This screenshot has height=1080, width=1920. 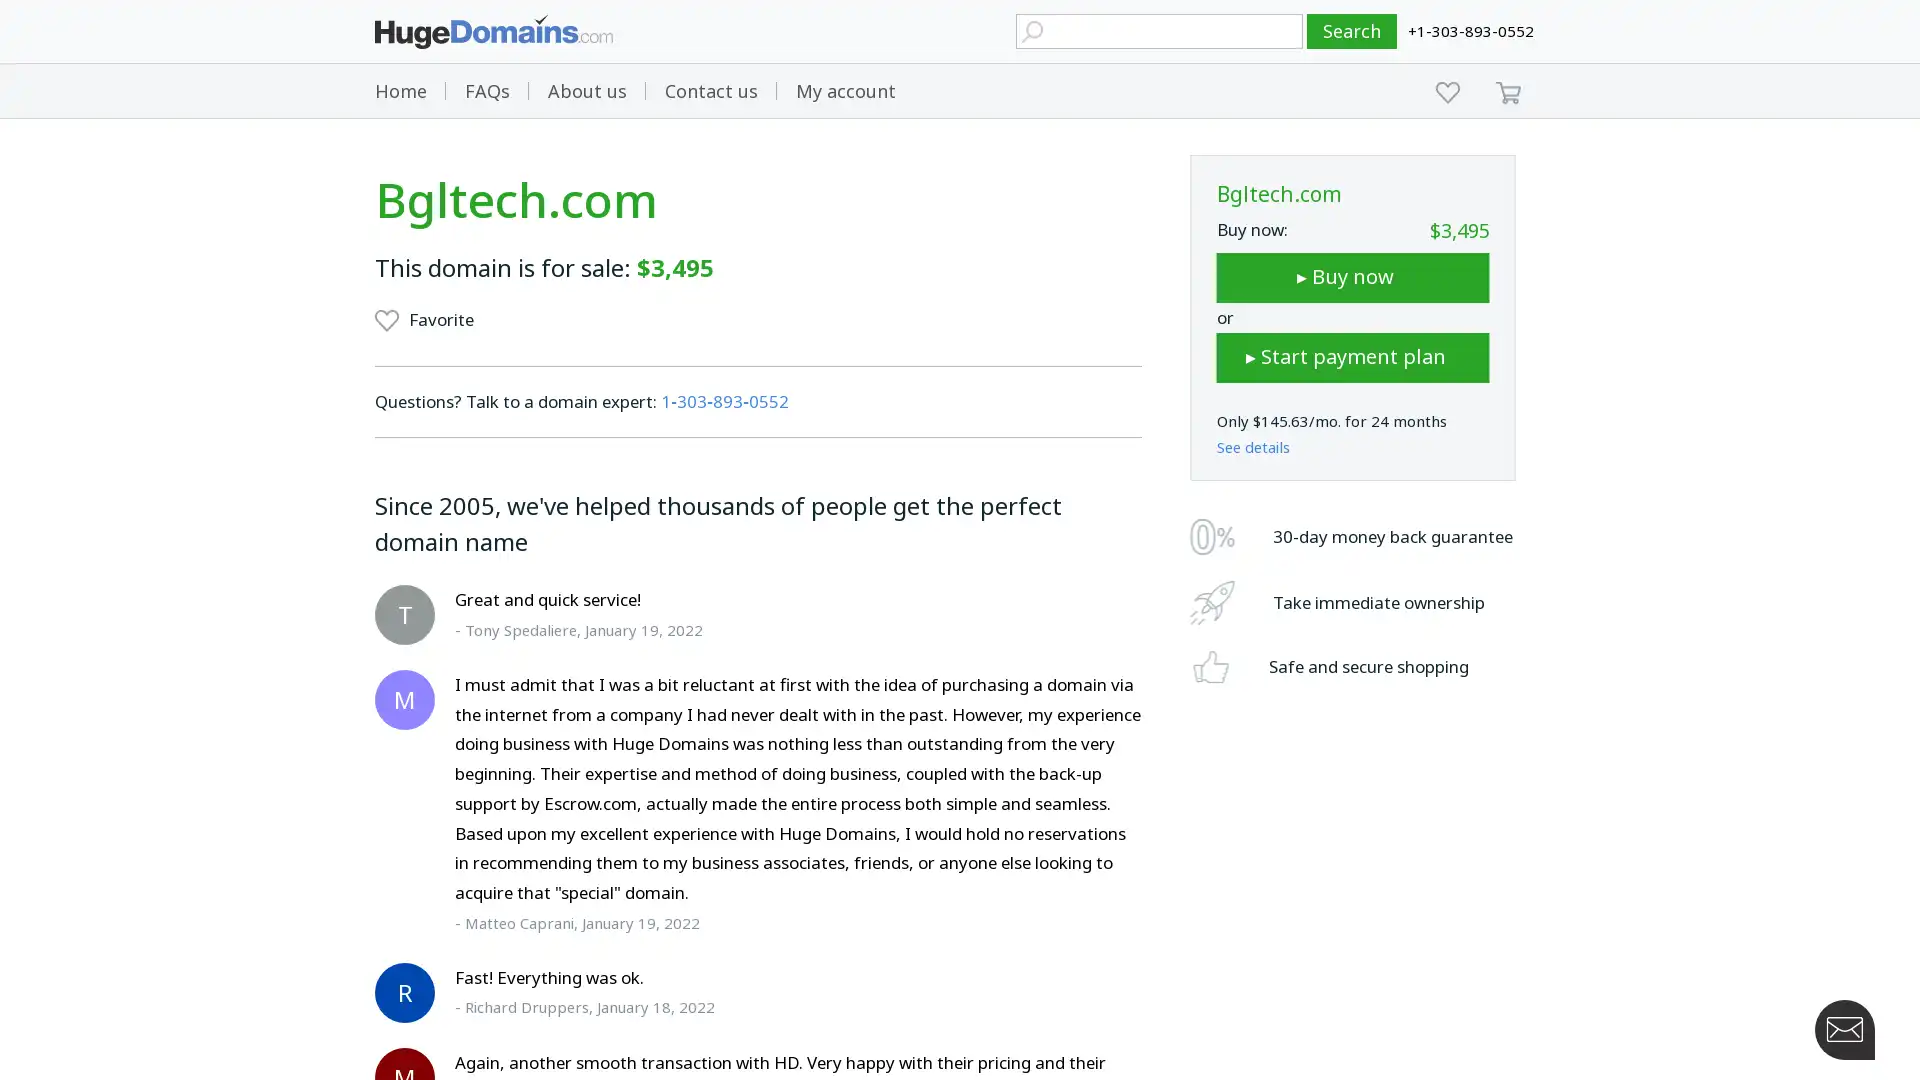 What do you see at coordinates (1352, 31) in the screenshot?
I see `Search` at bounding box center [1352, 31].